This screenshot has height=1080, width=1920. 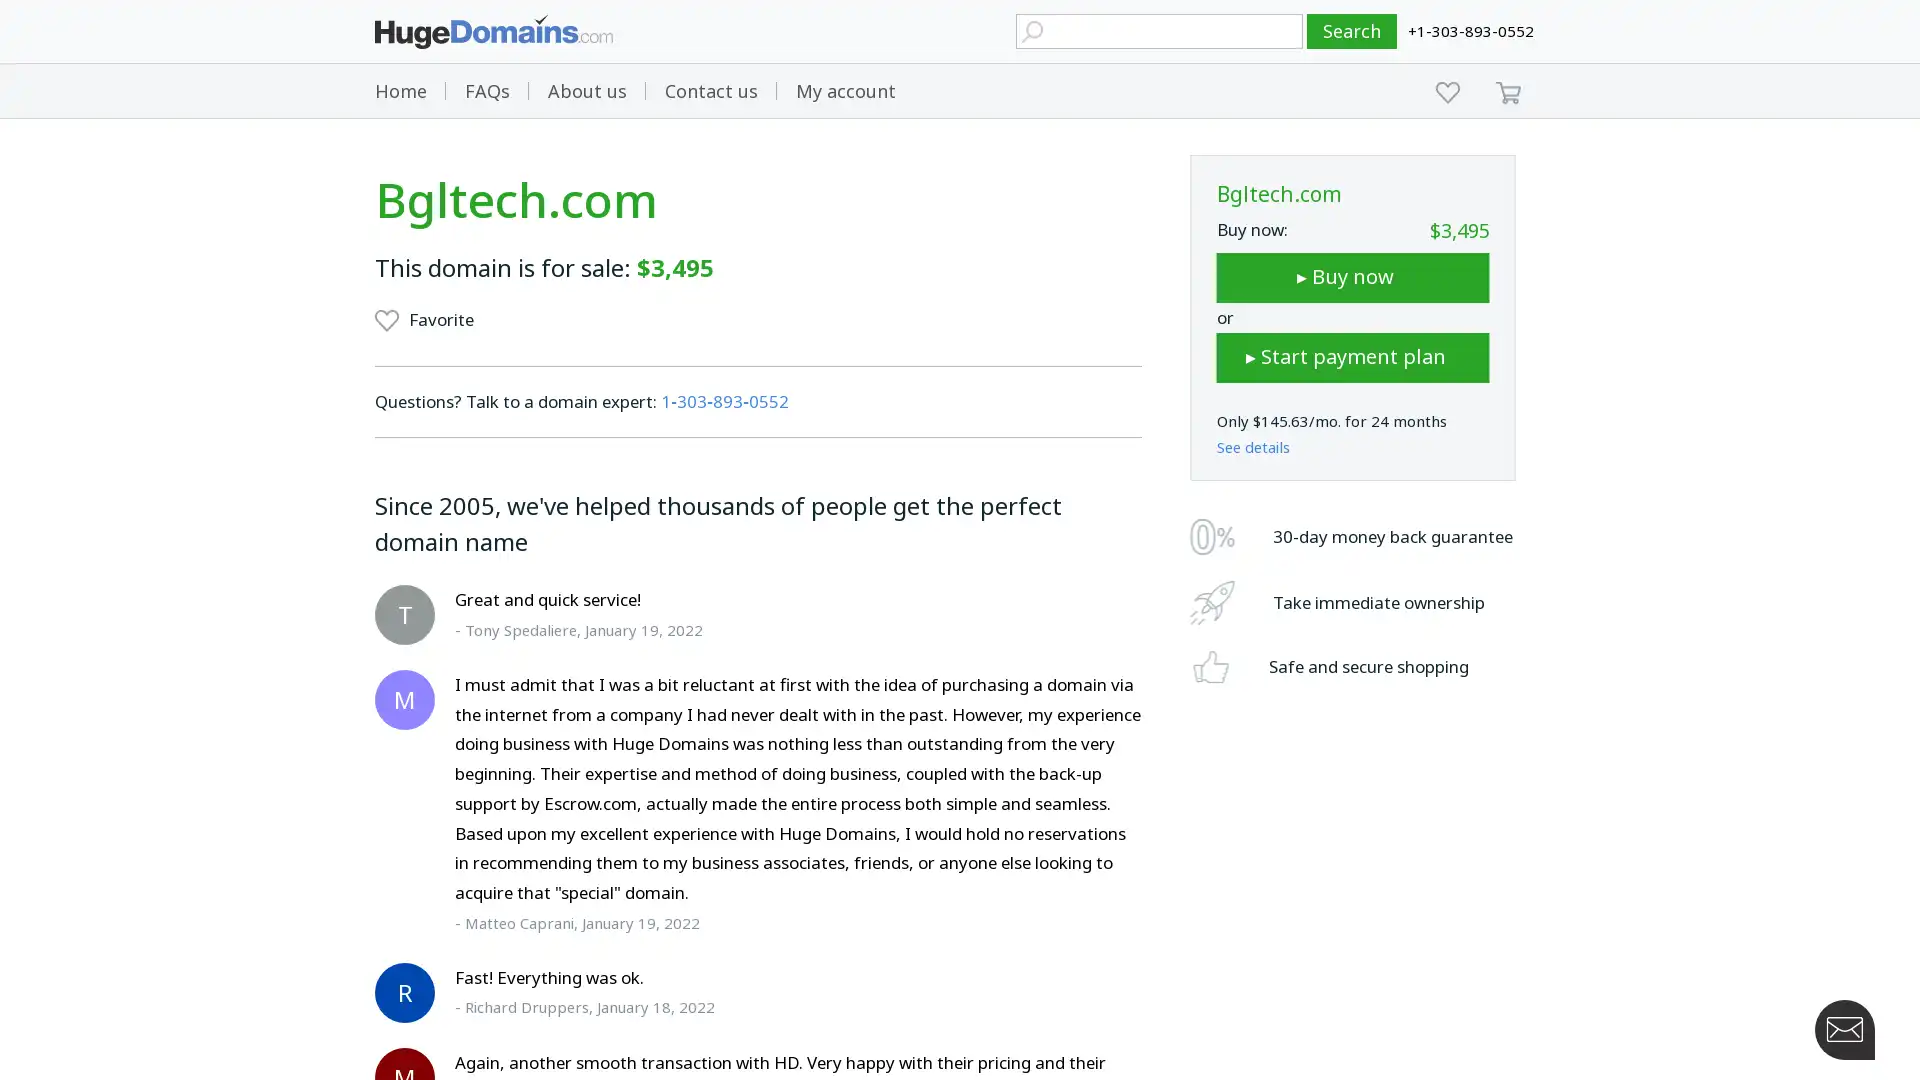 What do you see at coordinates (1352, 31) in the screenshot?
I see `Search` at bounding box center [1352, 31].